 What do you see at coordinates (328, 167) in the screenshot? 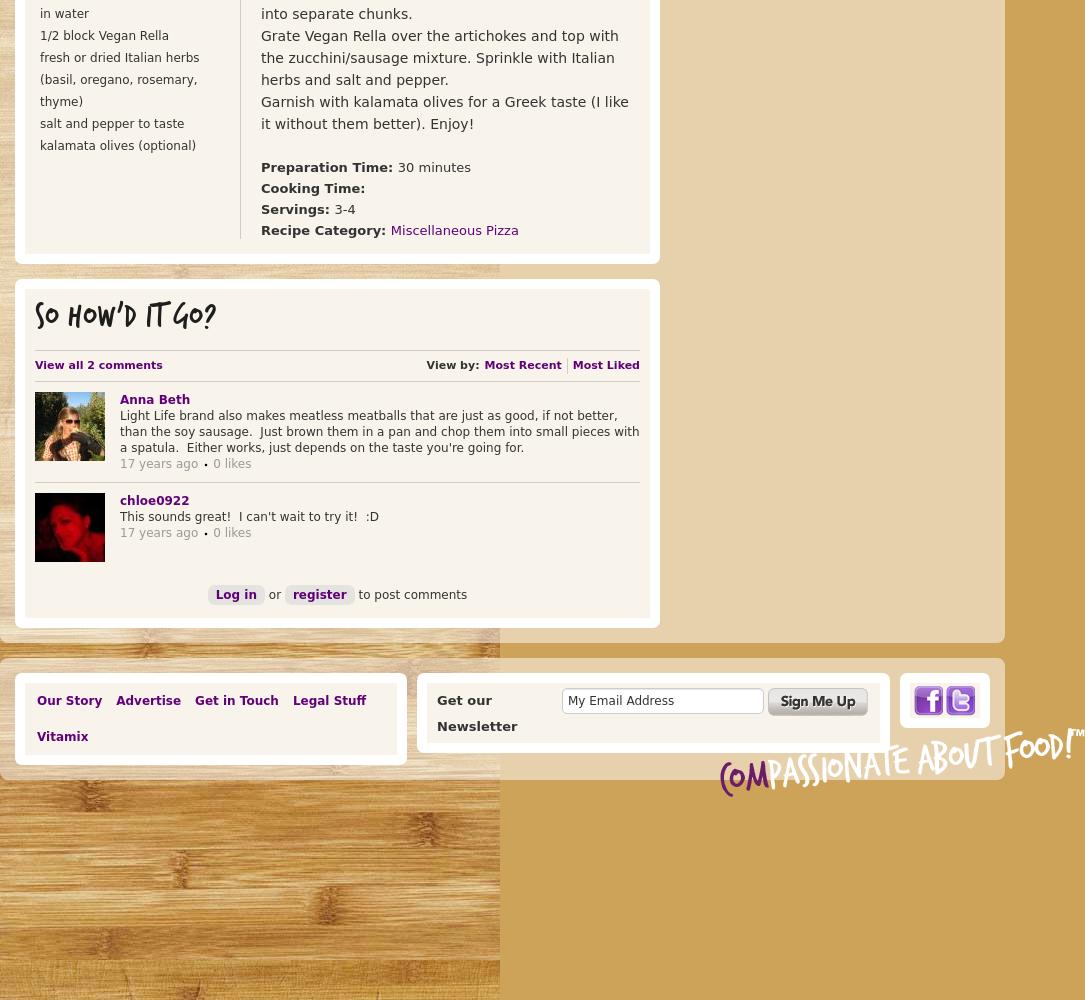
I see `'Preparation Time:'` at bounding box center [328, 167].